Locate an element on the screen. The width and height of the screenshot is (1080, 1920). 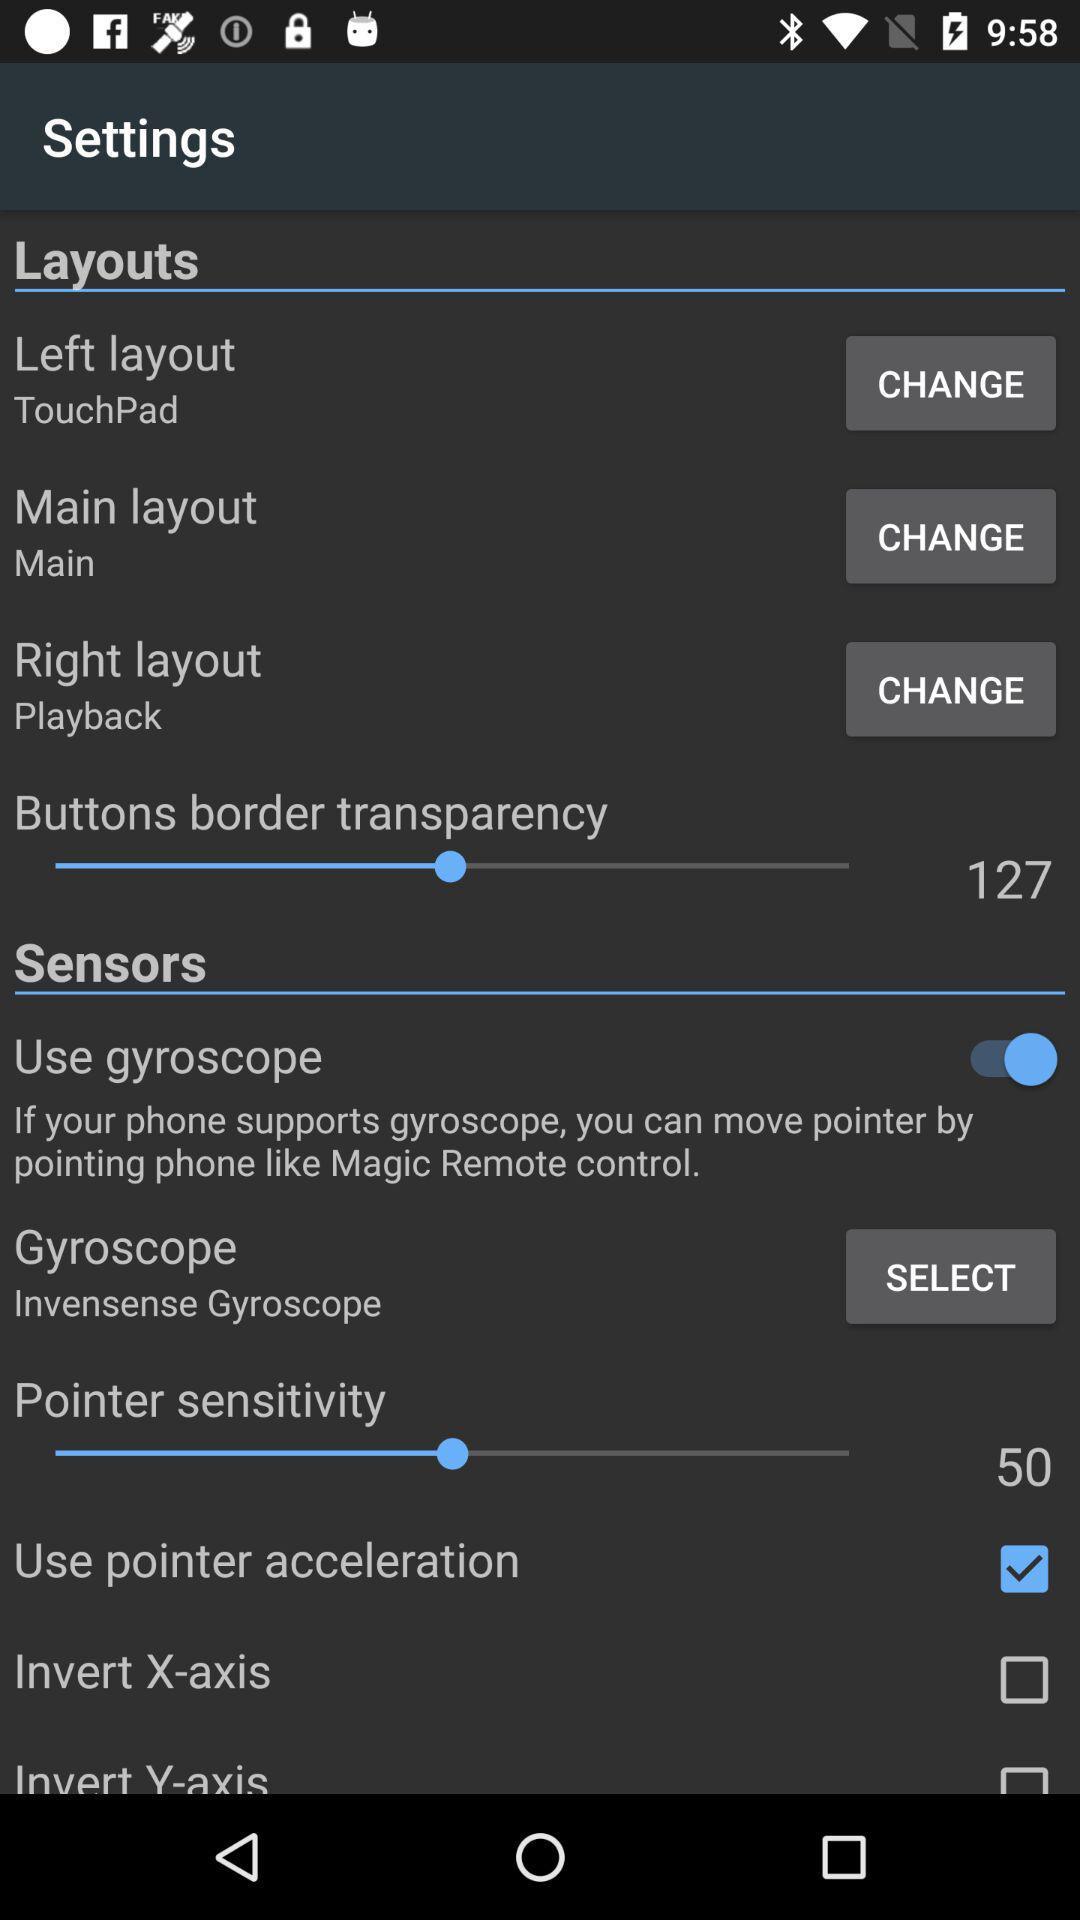
check invert x-axis on is located at coordinates (1024, 1680).